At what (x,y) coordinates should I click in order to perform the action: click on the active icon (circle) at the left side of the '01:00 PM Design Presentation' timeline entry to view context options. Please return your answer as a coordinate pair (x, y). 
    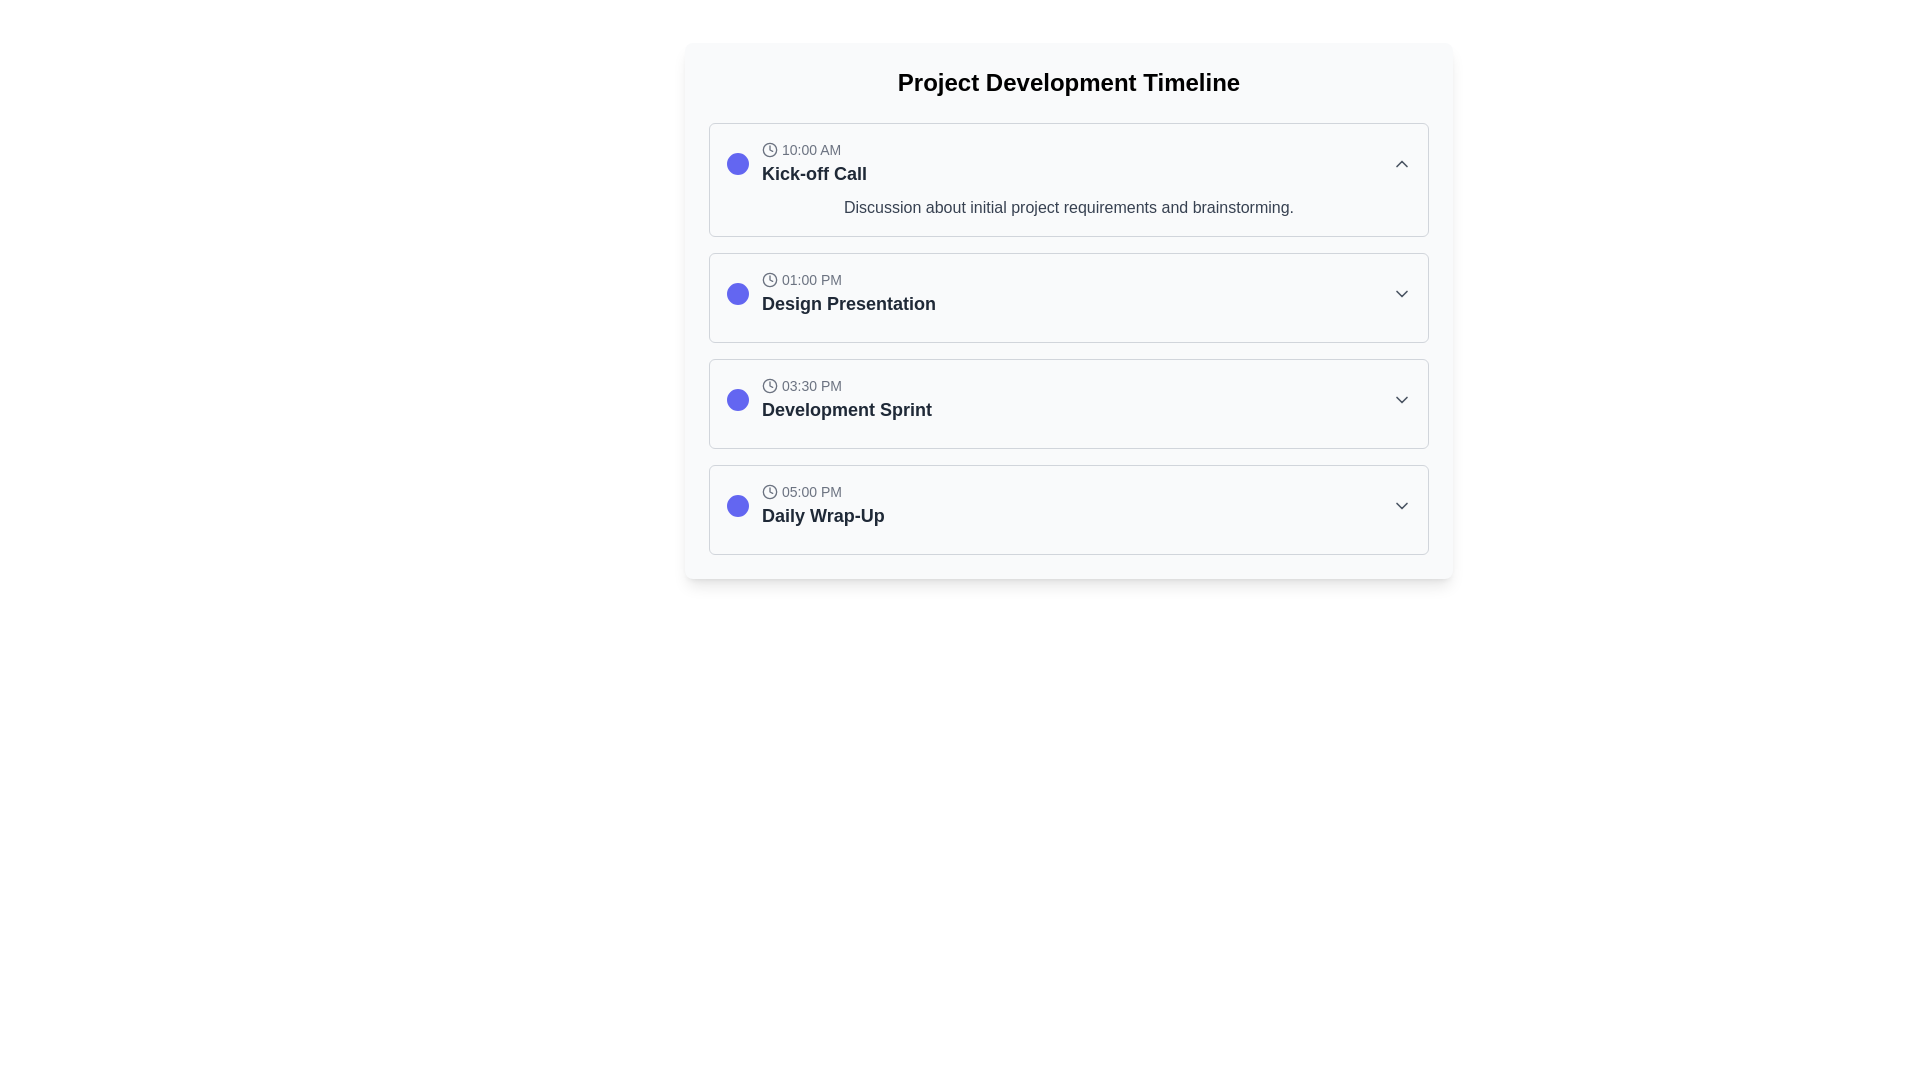
    Looking at the image, I should click on (737, 293).